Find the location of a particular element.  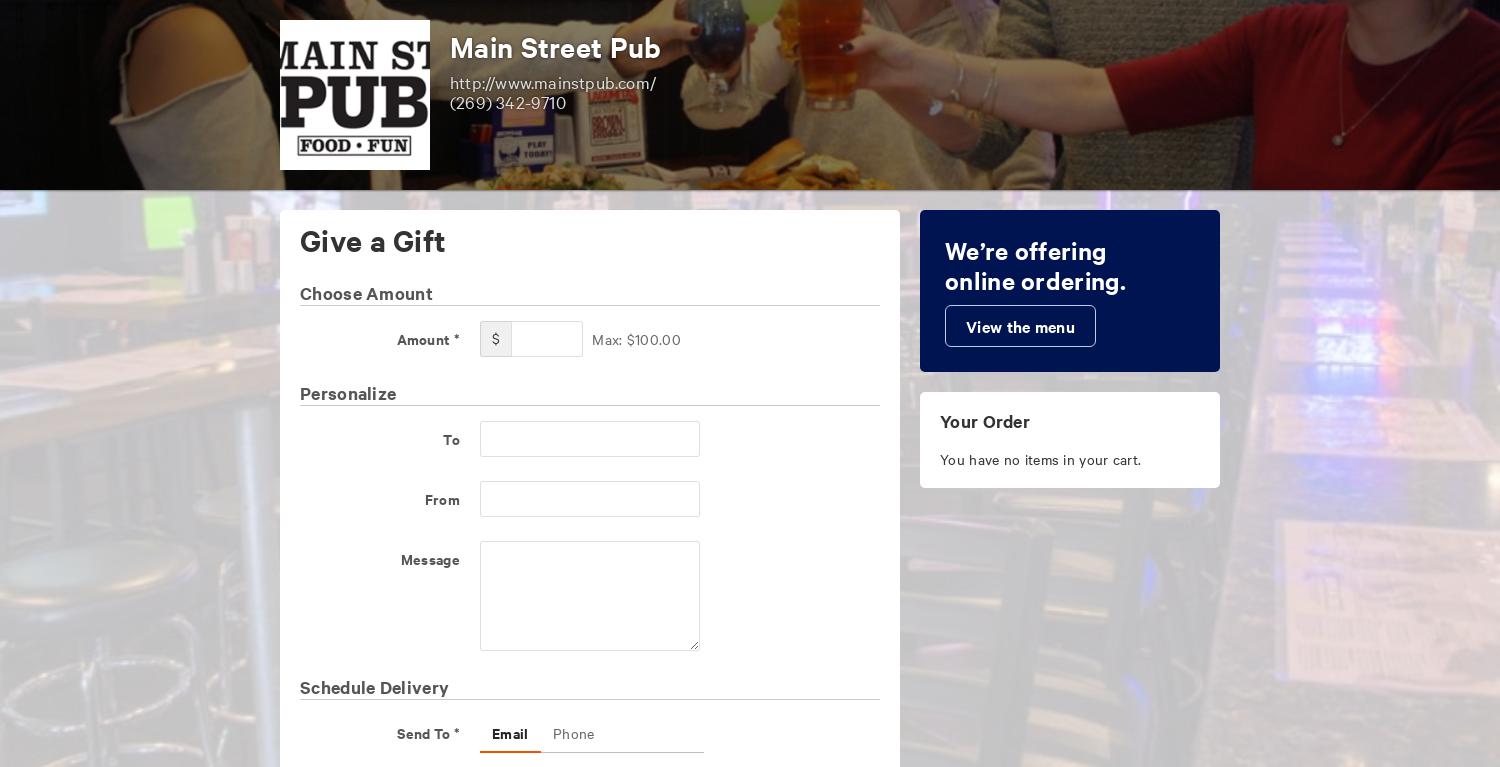

'$' is located at coordinates (494, 338).